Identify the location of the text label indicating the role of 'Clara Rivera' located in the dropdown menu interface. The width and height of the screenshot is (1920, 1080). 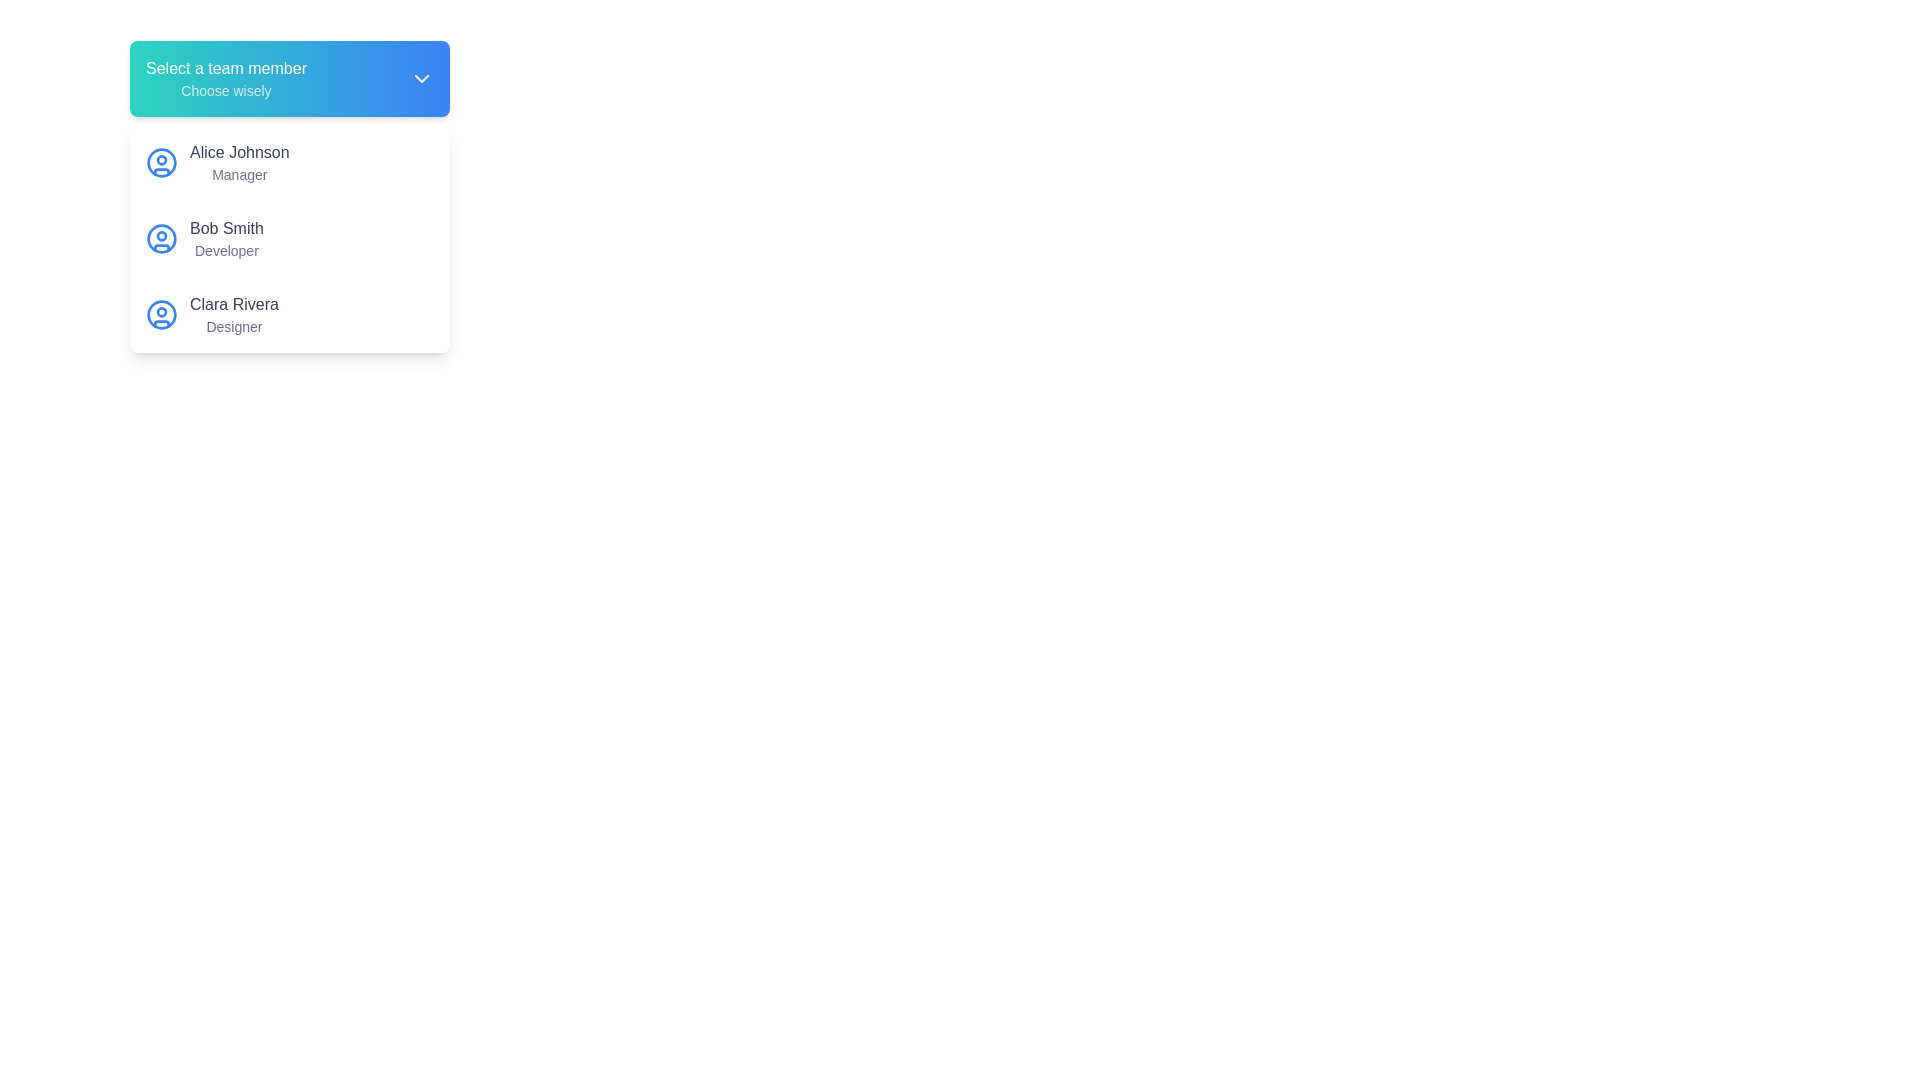
(234, 326).